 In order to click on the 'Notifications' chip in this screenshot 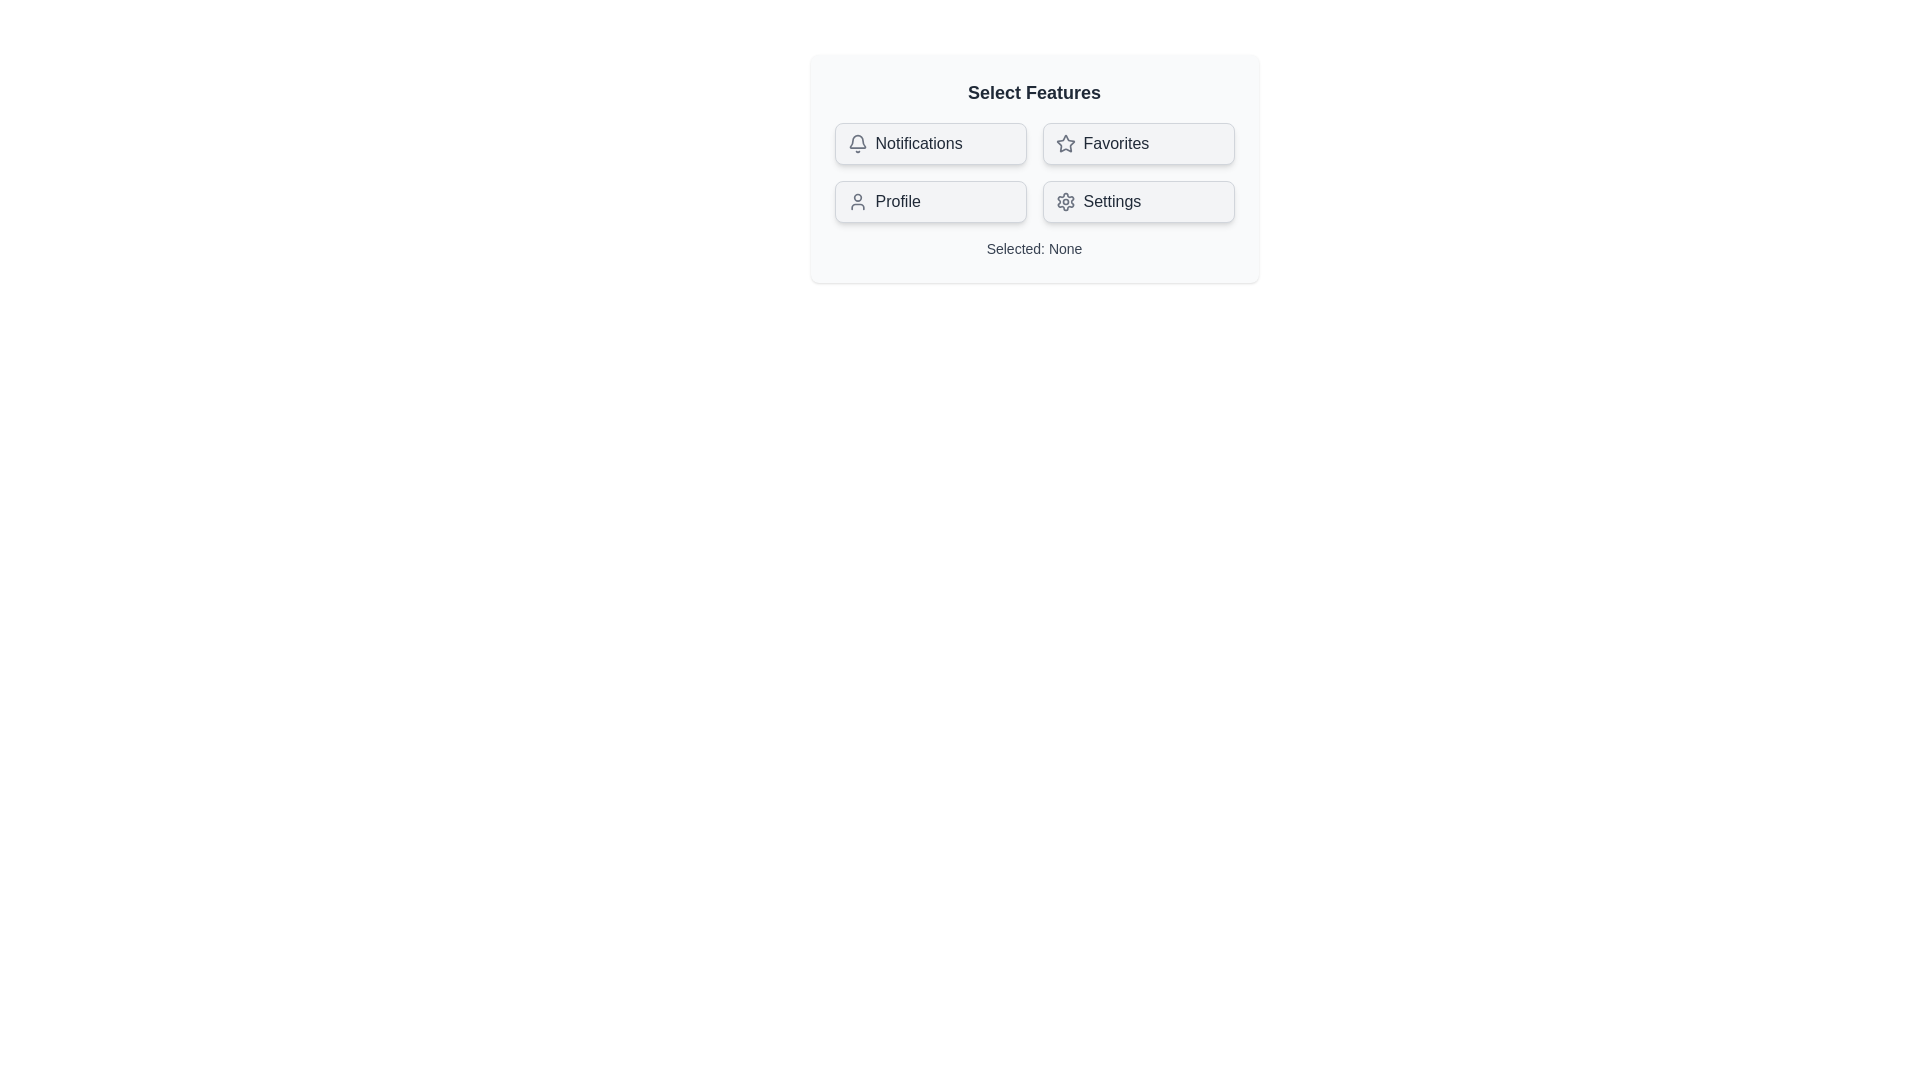, I will do `click(929, 142)`.